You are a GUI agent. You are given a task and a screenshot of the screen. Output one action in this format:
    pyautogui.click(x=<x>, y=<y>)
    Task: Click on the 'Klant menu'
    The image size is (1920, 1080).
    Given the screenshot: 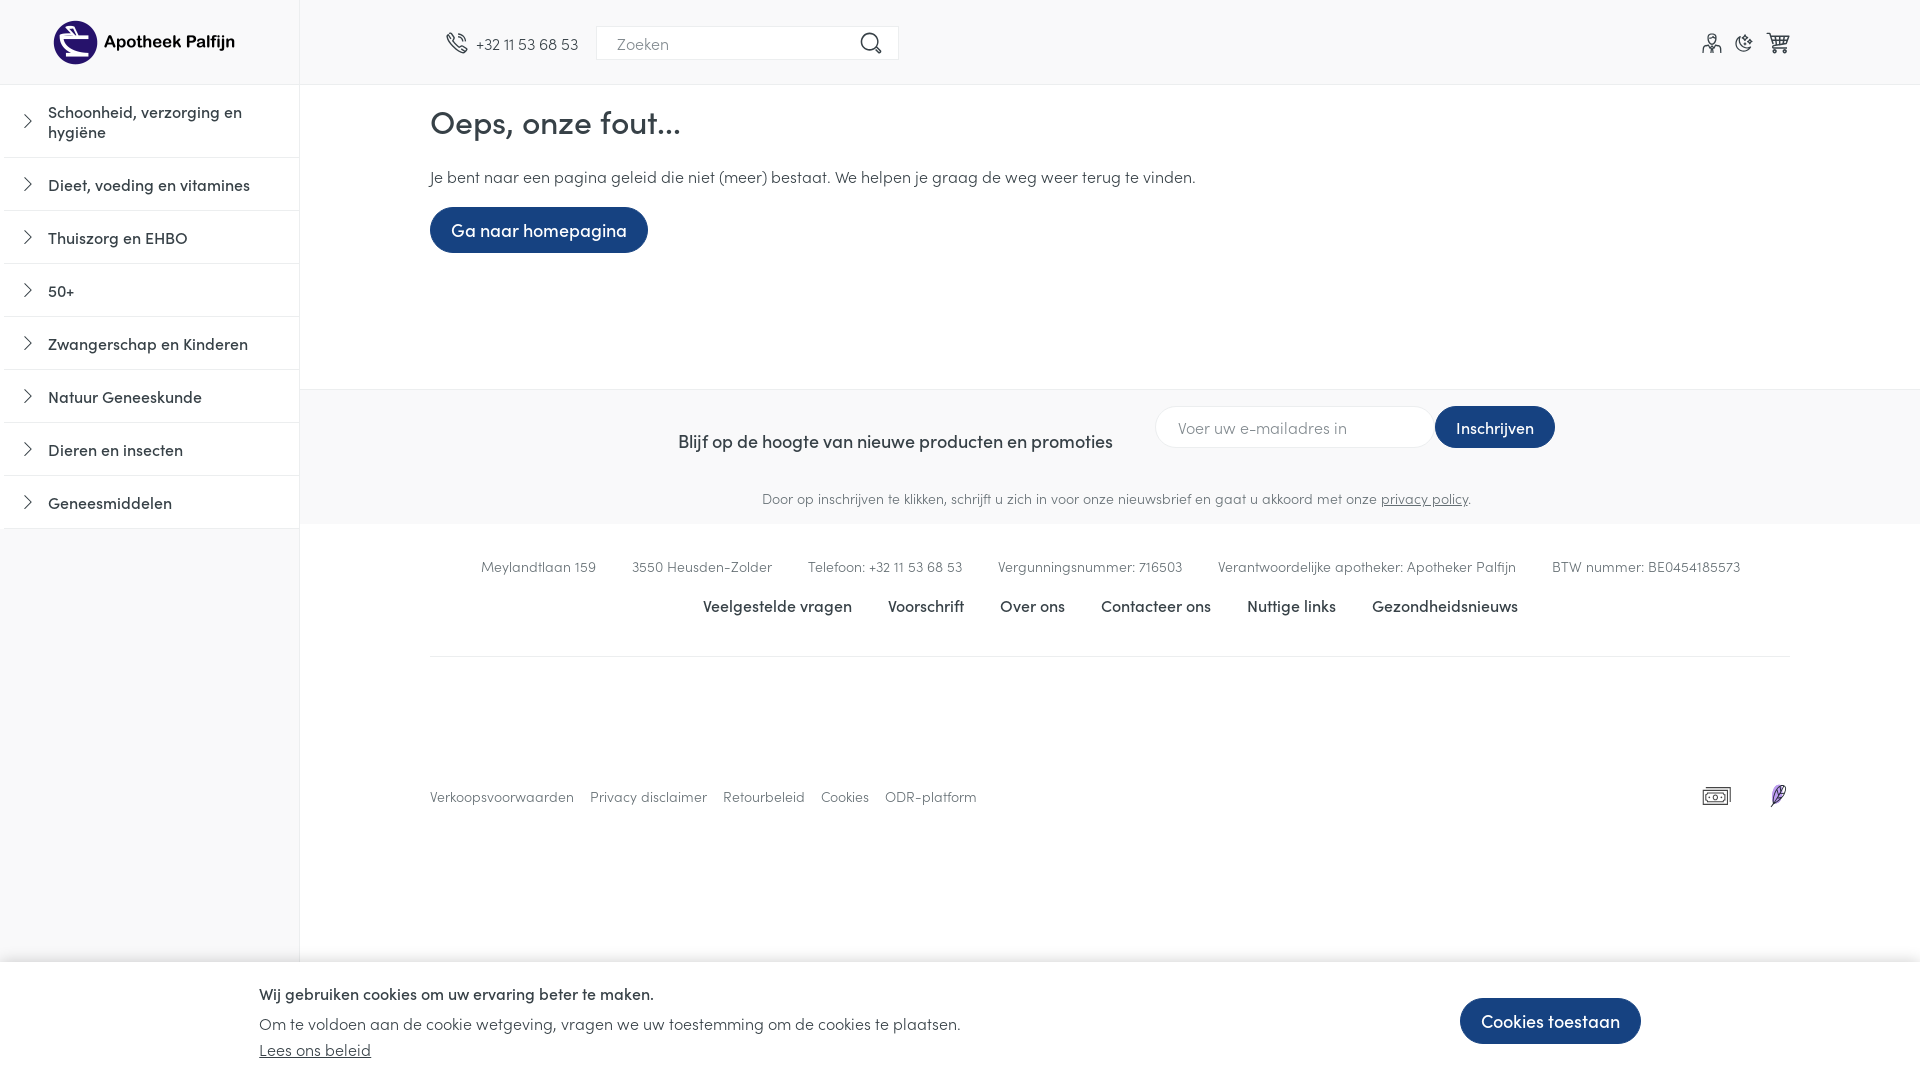 What is the action you would take?
    pyautogui.click(x=1711, y=42)
    